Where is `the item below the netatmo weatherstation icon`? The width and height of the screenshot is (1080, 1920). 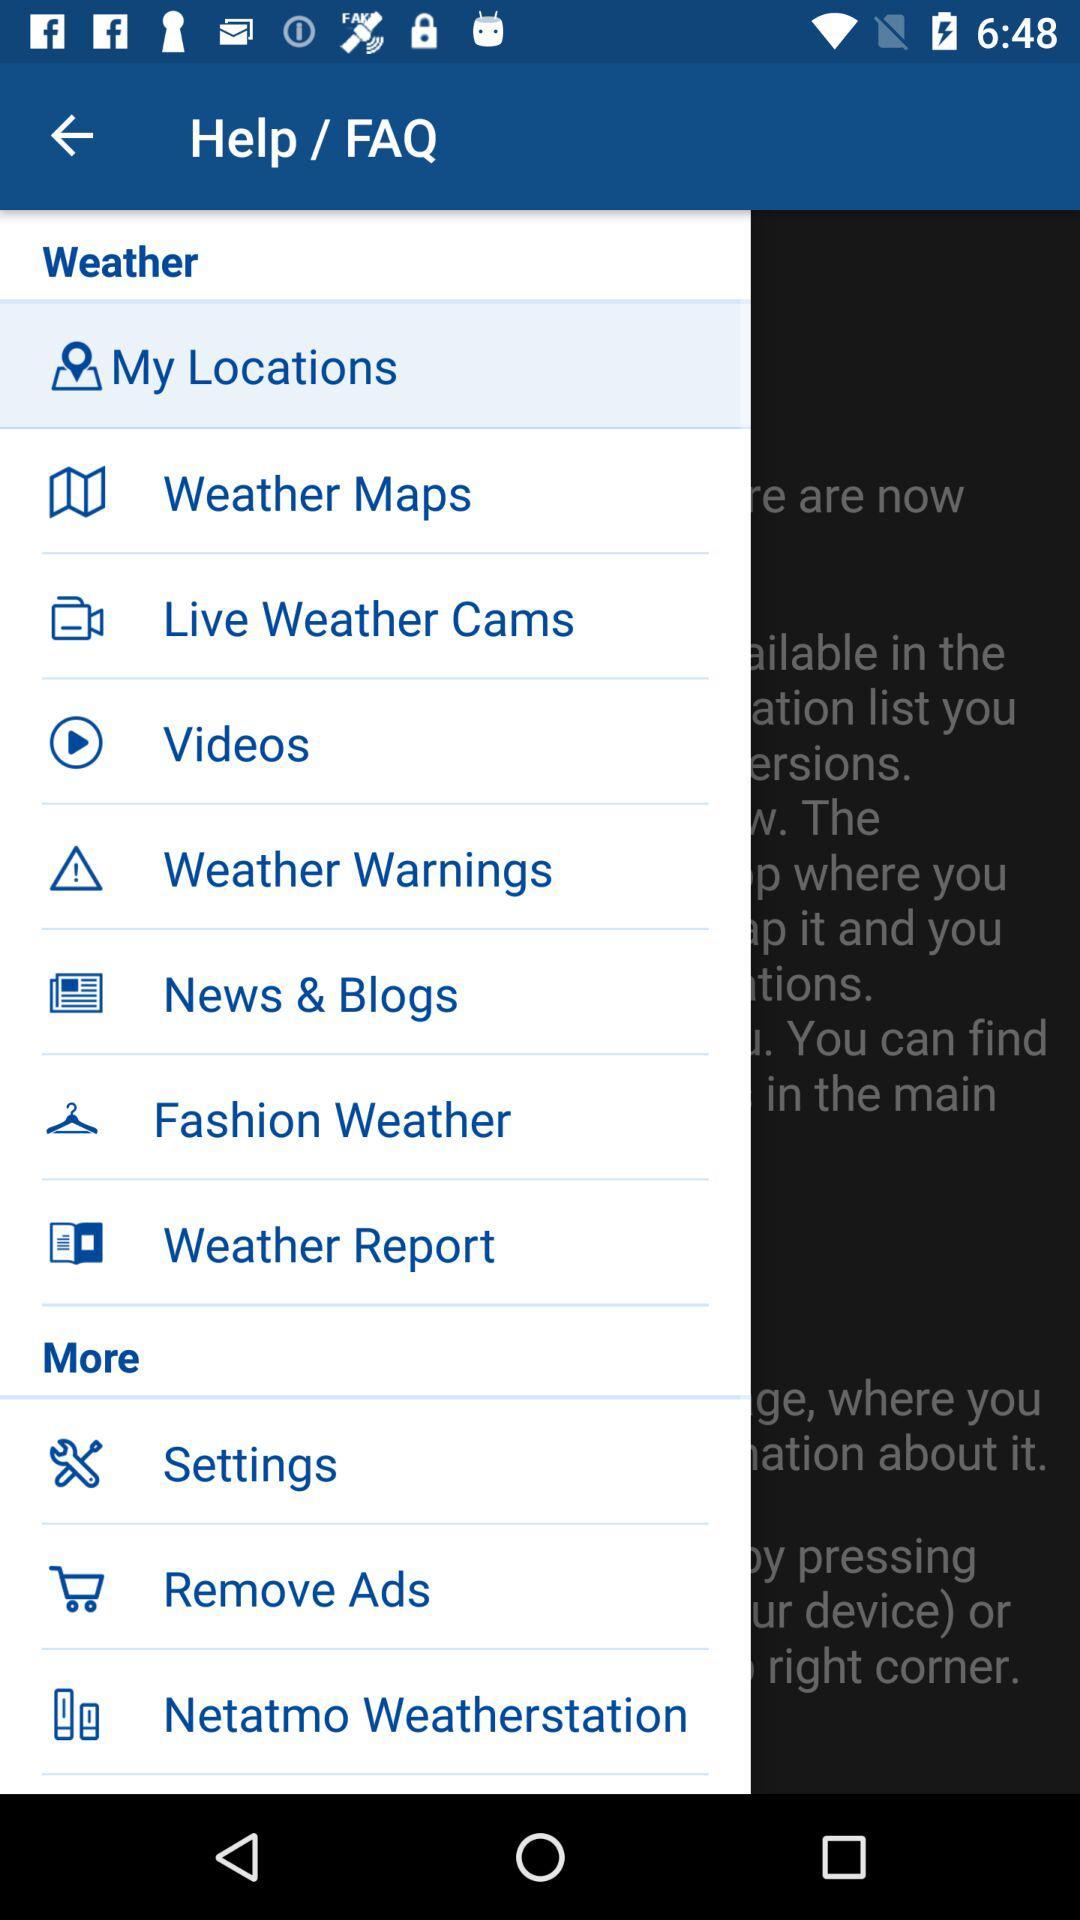
the item below the netatmo weatherstation icon is located at coordinates (434, 1784).